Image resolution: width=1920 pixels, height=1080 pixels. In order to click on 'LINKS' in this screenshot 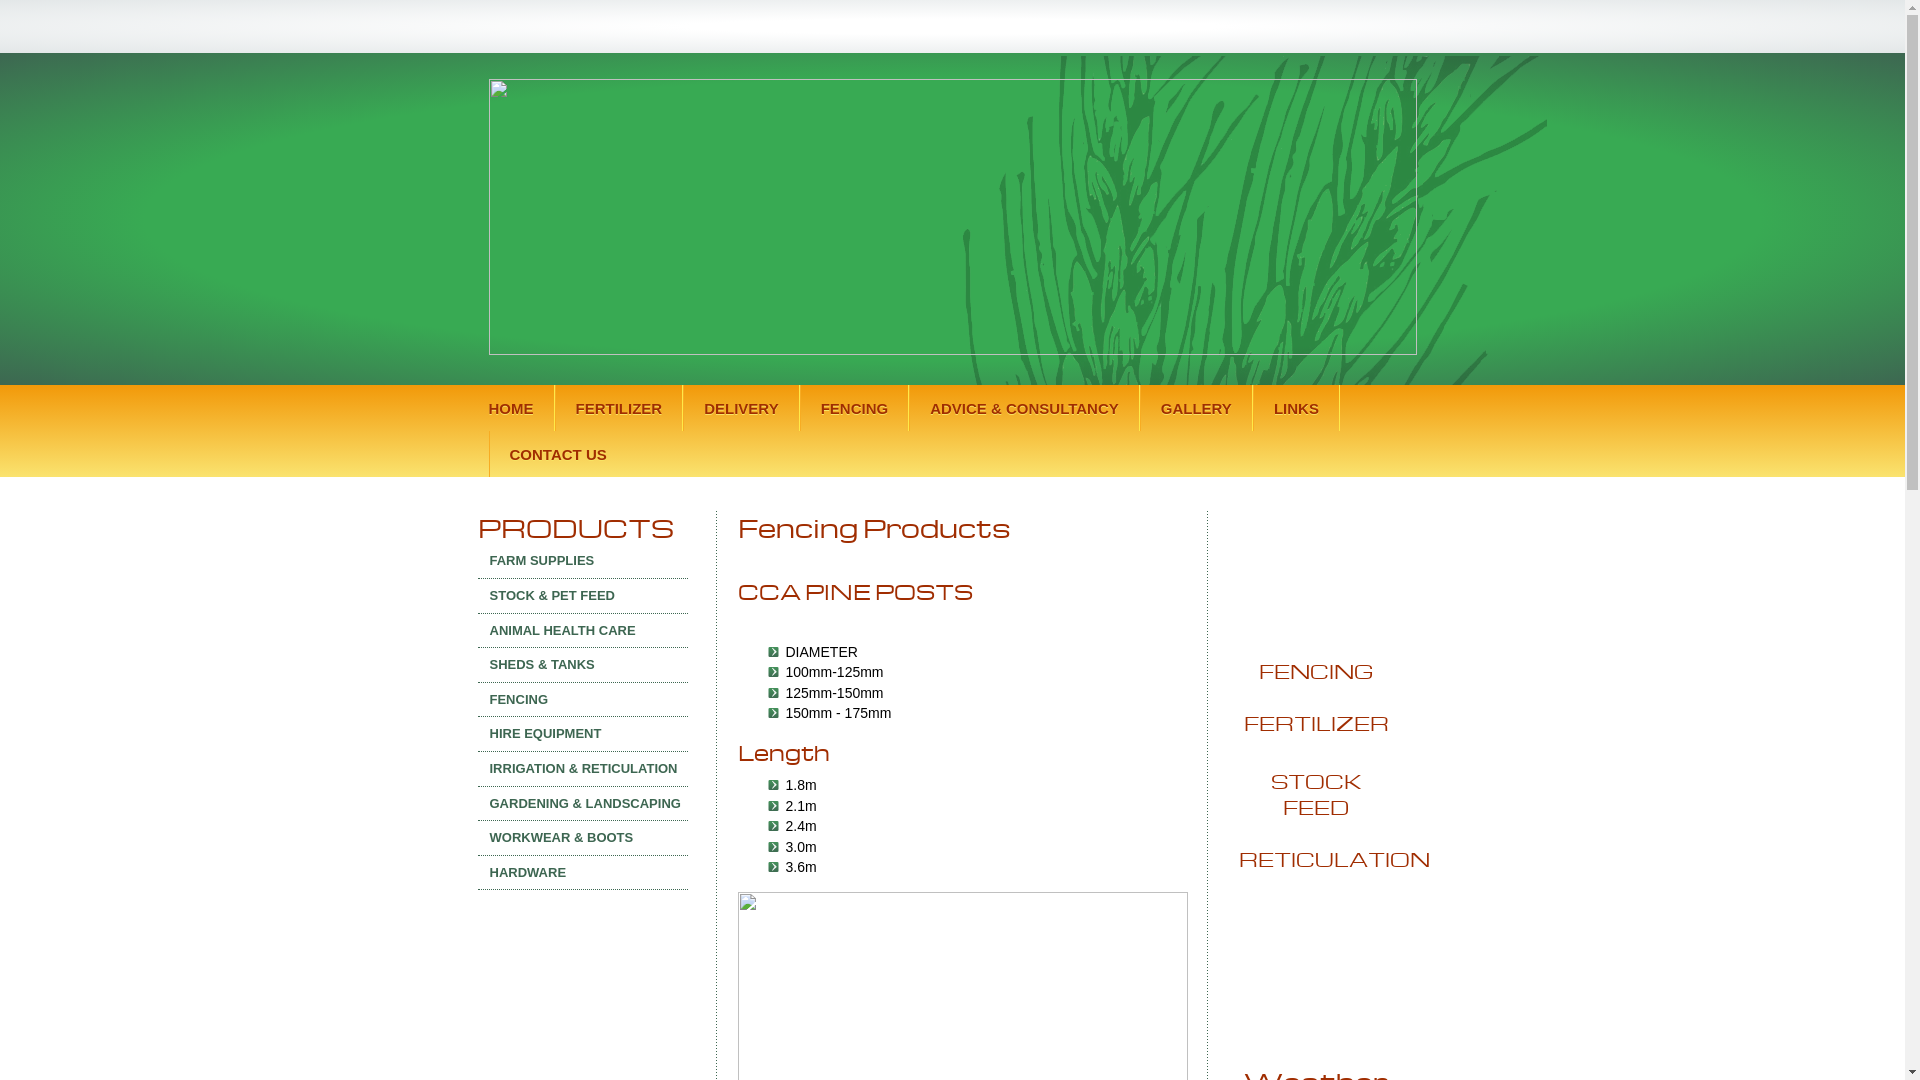, I will do `click(1251, 407)`.